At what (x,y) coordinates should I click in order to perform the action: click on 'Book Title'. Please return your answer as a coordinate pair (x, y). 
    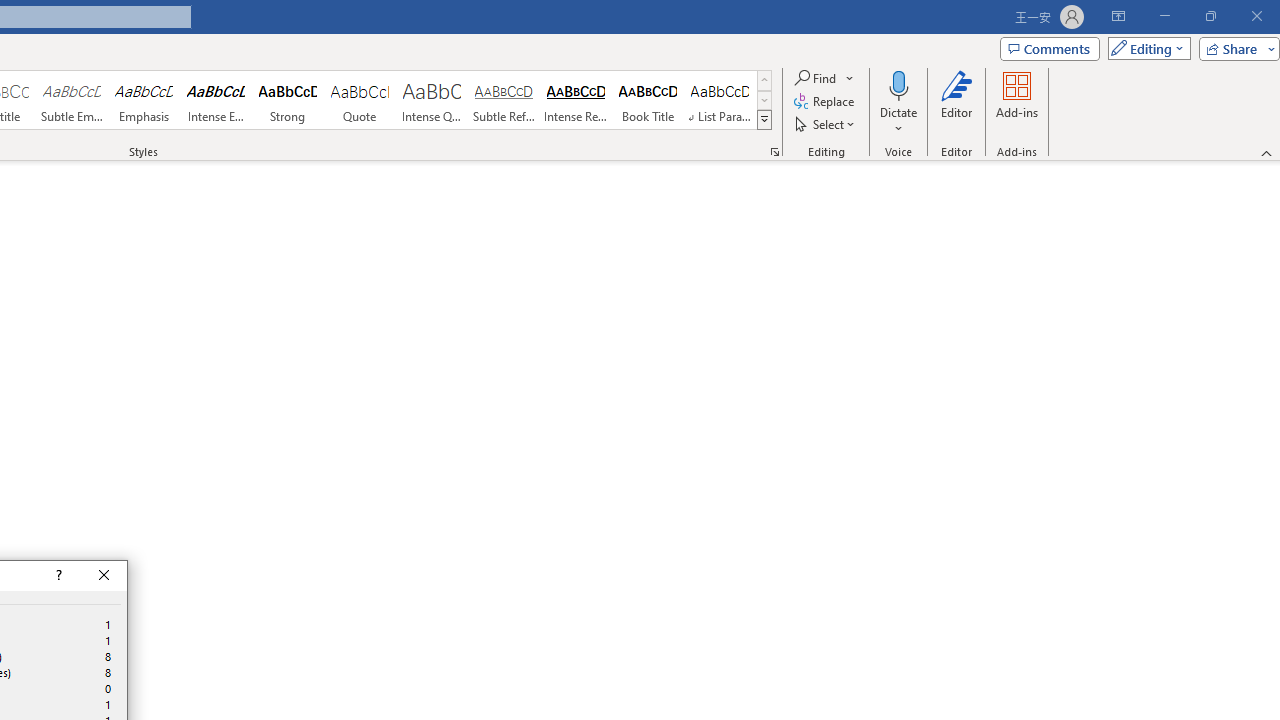
    Looking at the image, I should click on (647, 100).